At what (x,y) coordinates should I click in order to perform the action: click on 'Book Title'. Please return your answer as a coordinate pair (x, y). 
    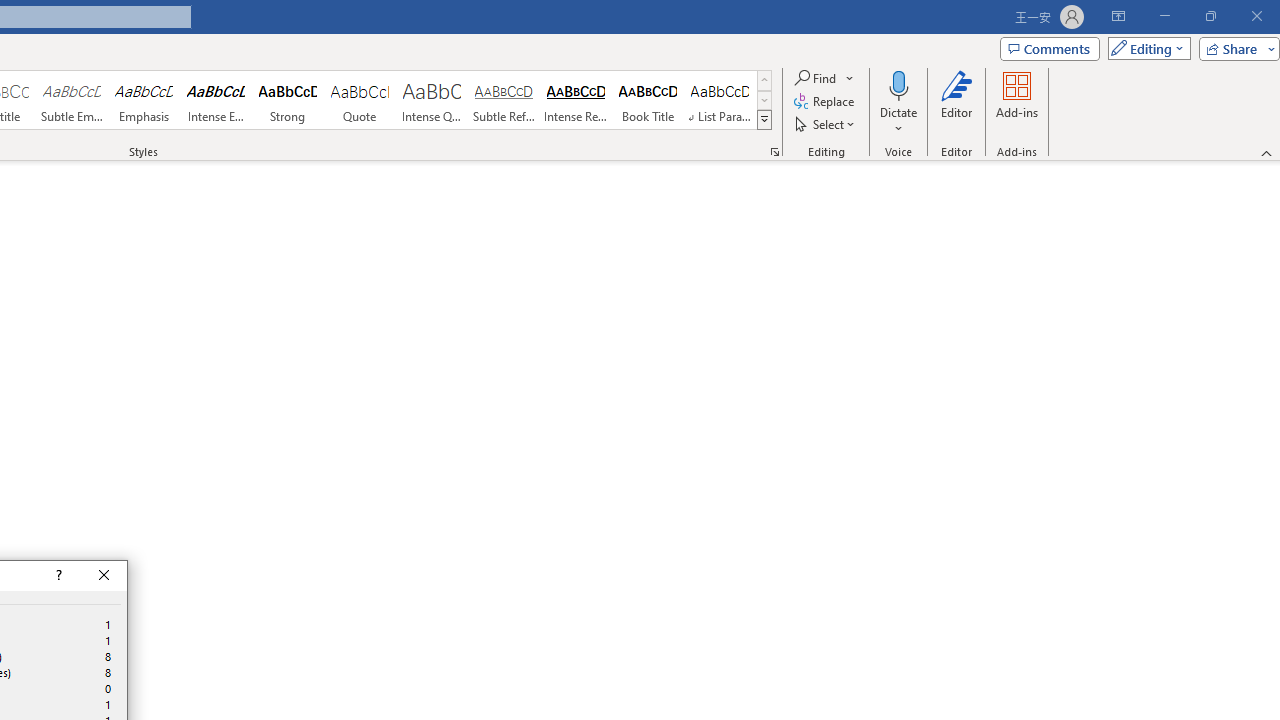
    Looking at the image, I should click on (647, 100).